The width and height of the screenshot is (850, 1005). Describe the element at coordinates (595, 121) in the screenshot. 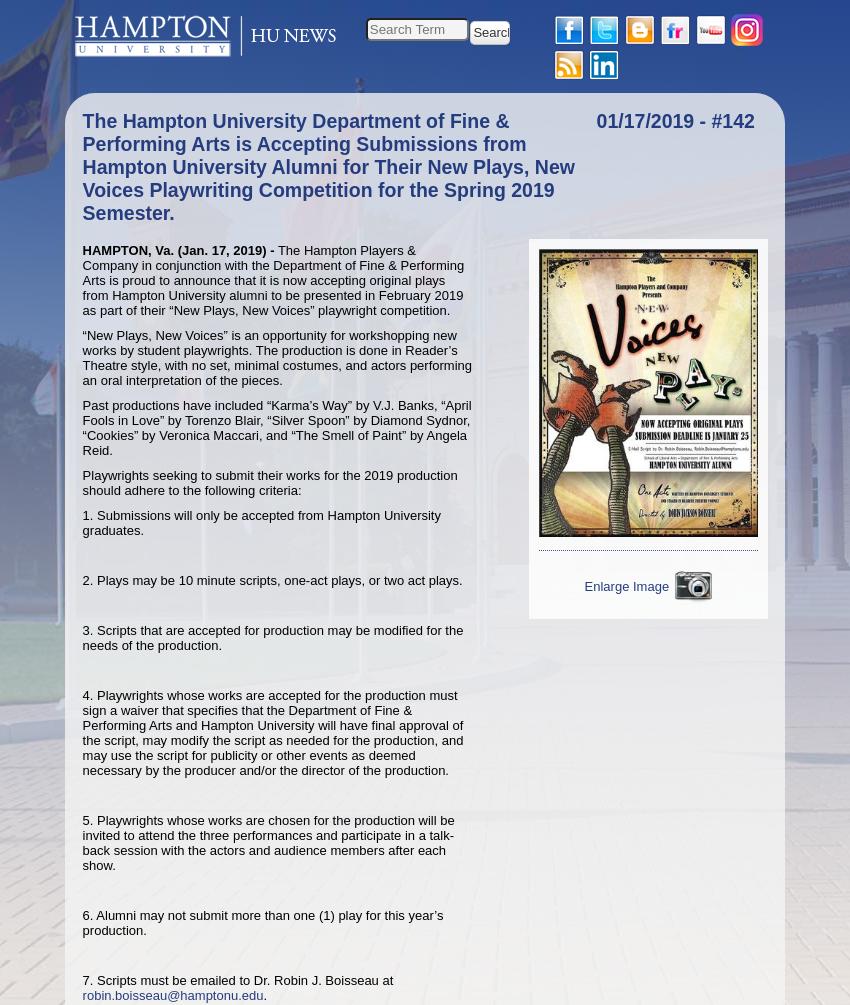

I see `'01/17/2019 - #142'` at that location.